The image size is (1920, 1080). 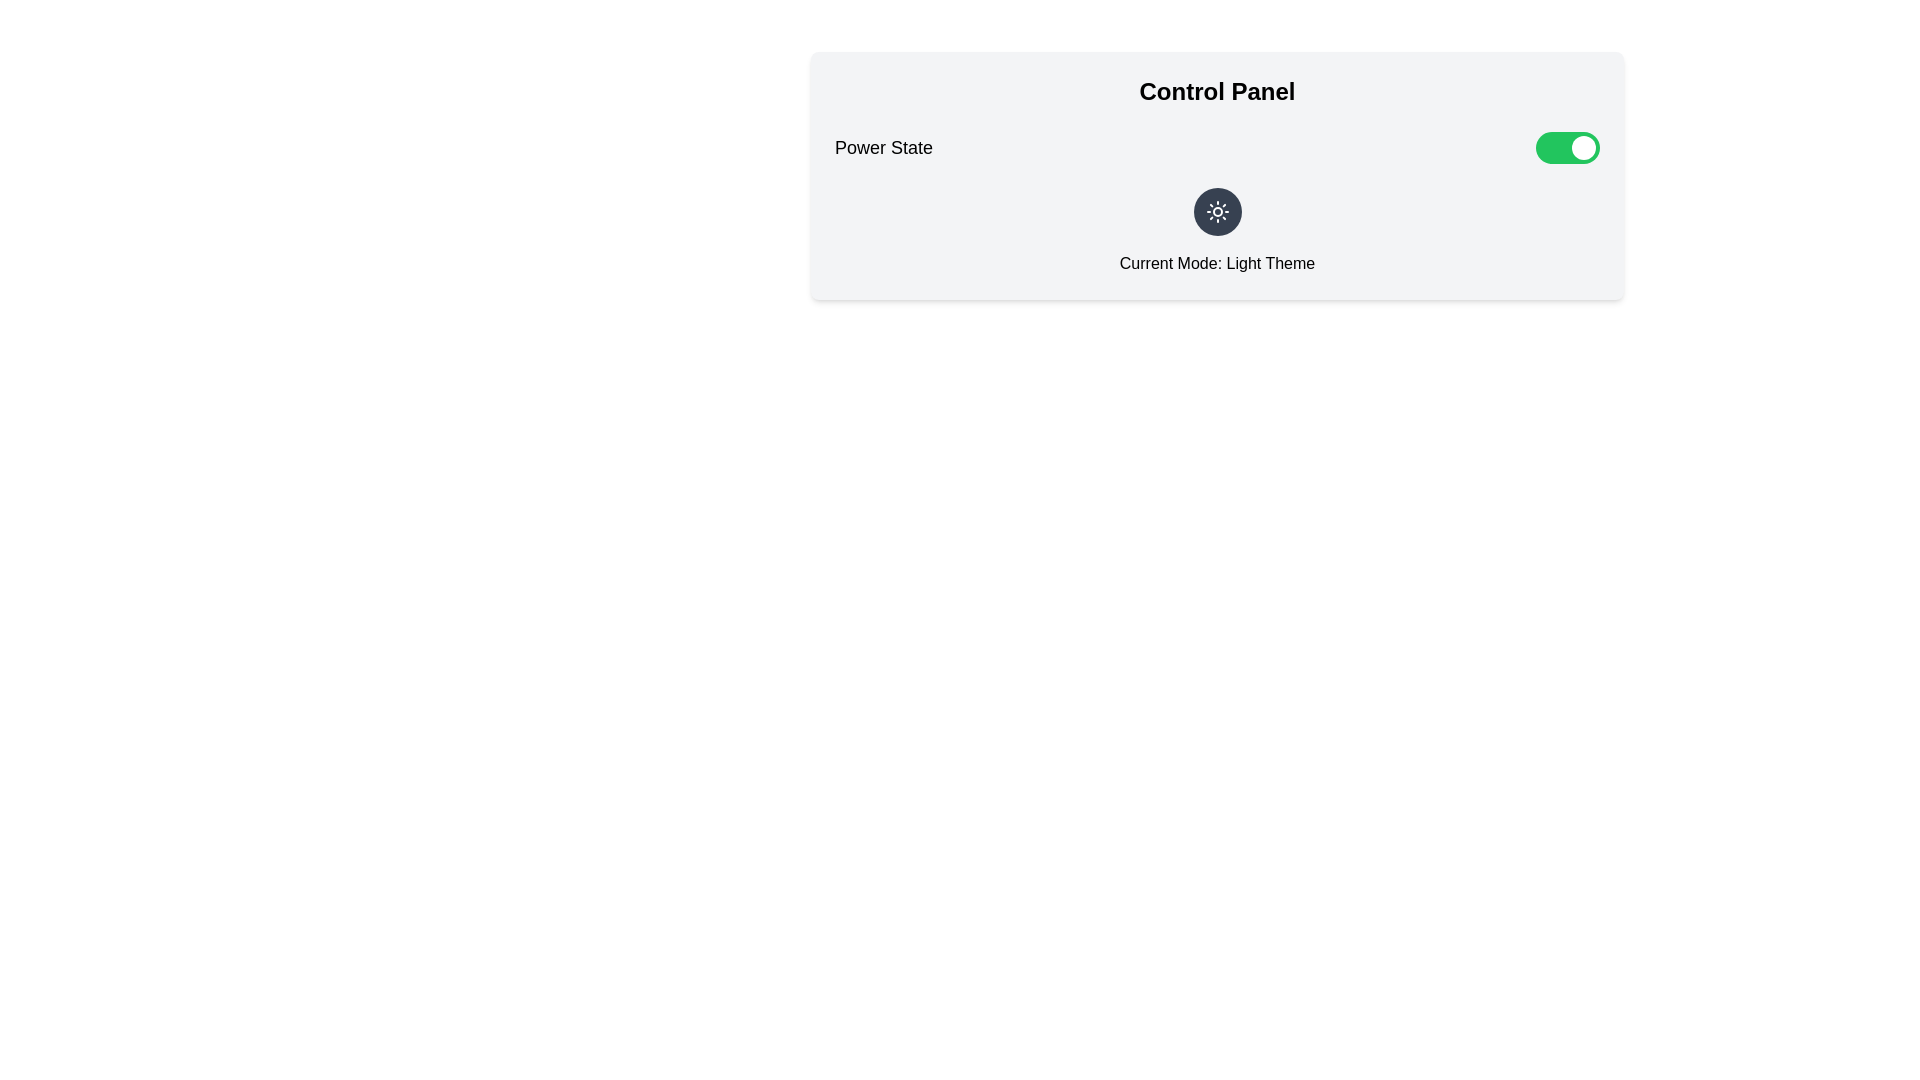 What do you see at coordinates (1216, 212) in the screenshot?
I see `the circular button with a dark gray background` at bounding box center [1216, 212].